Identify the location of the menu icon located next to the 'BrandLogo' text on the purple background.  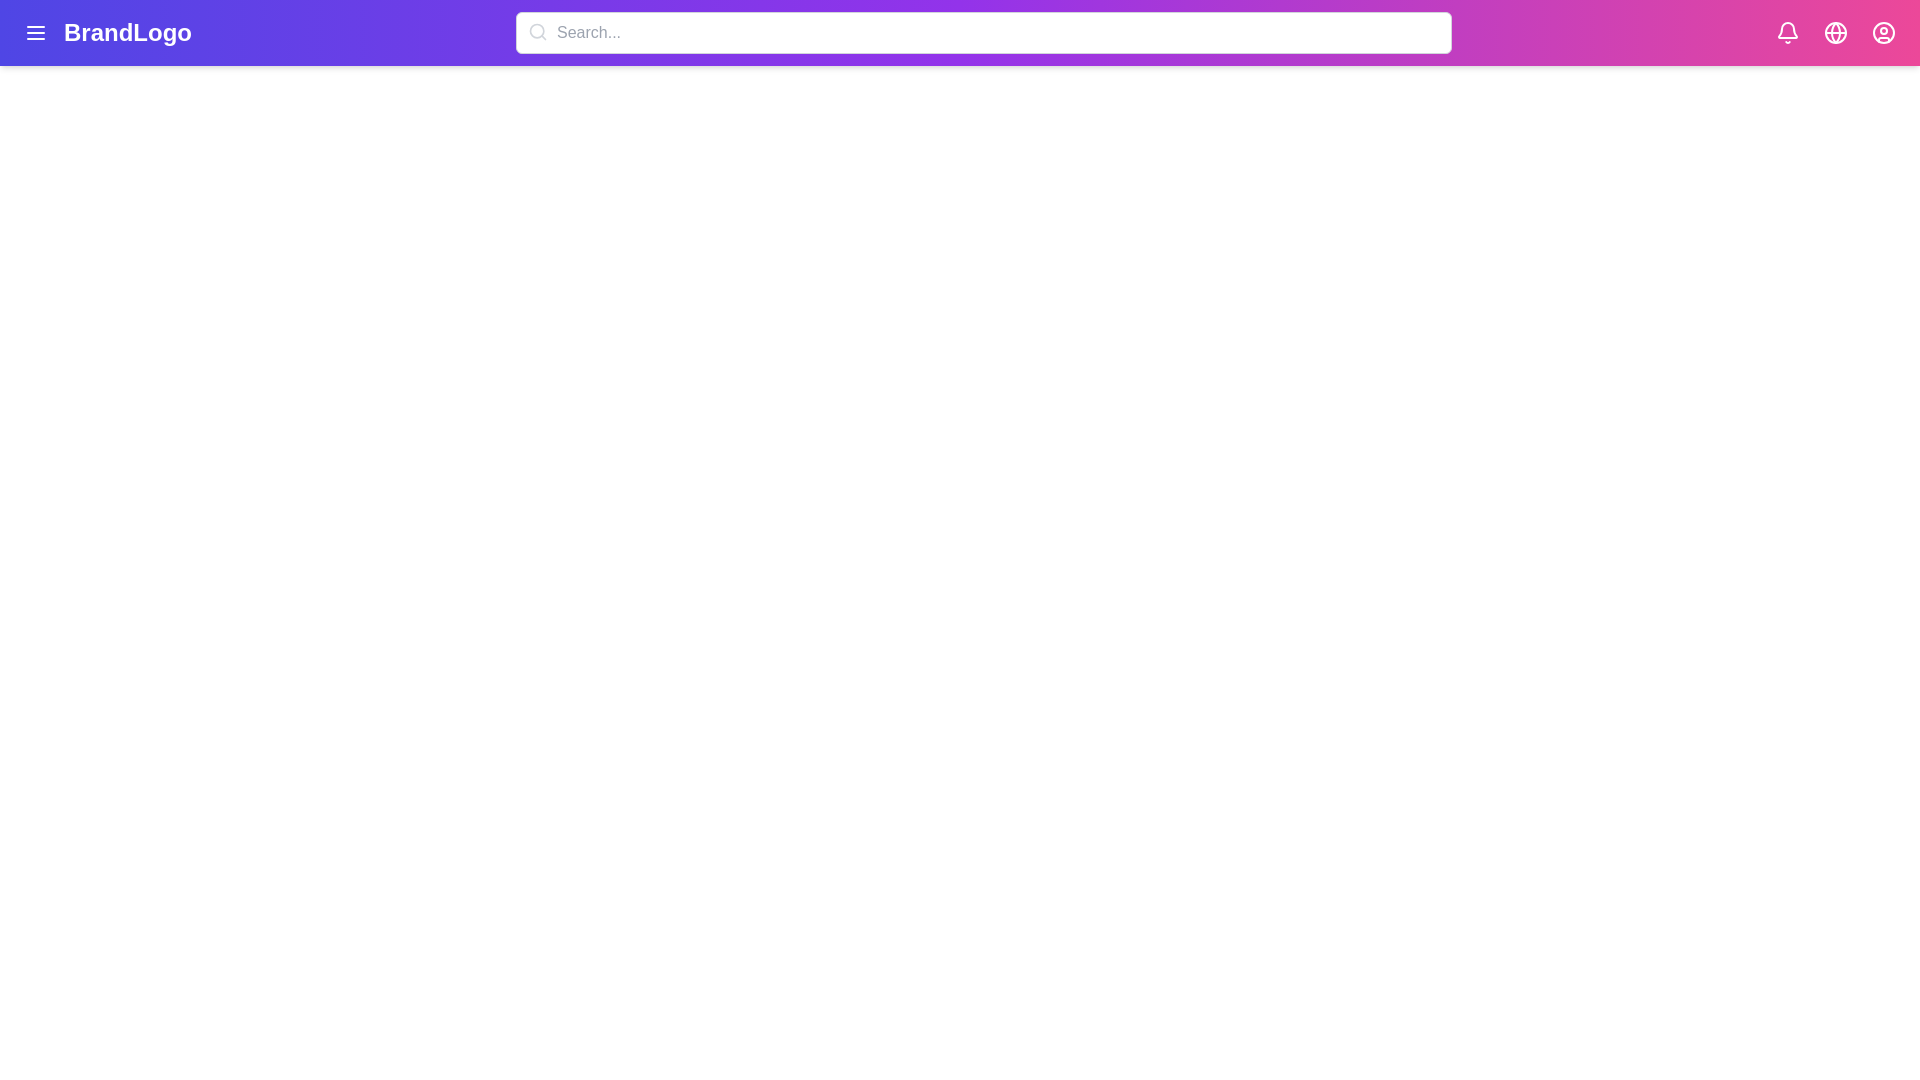
(106, 33).